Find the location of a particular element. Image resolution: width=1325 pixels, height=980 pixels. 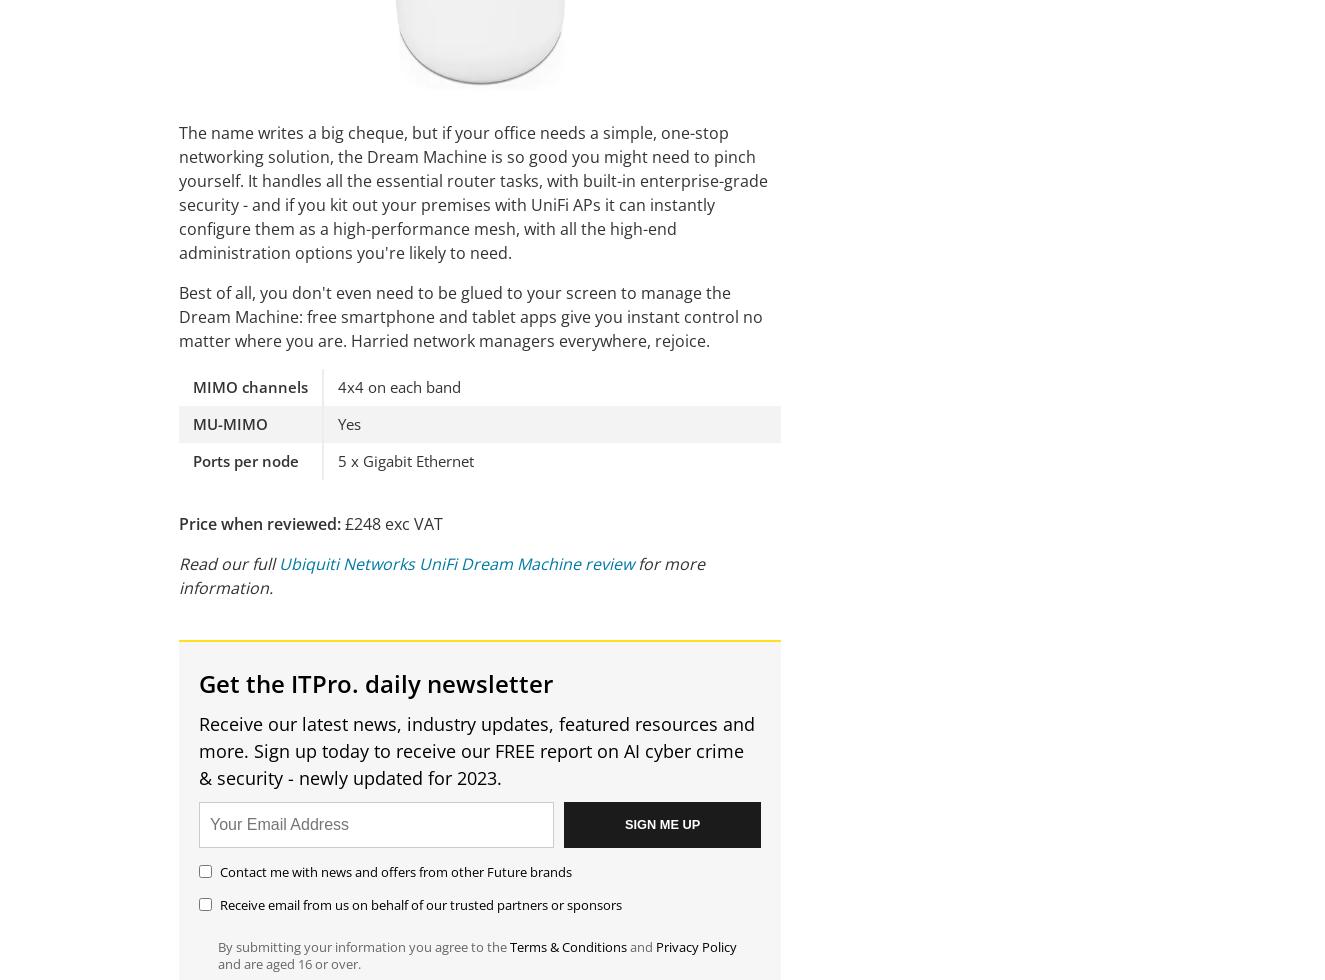

'Best of all, you don't even need to be glued to your screen to manage the Dream Machine: free smartphone and tablet apps give you instant control no matter where you are. Harried network managers everywhere, rejoice.' is located at coordinates (178, 317).